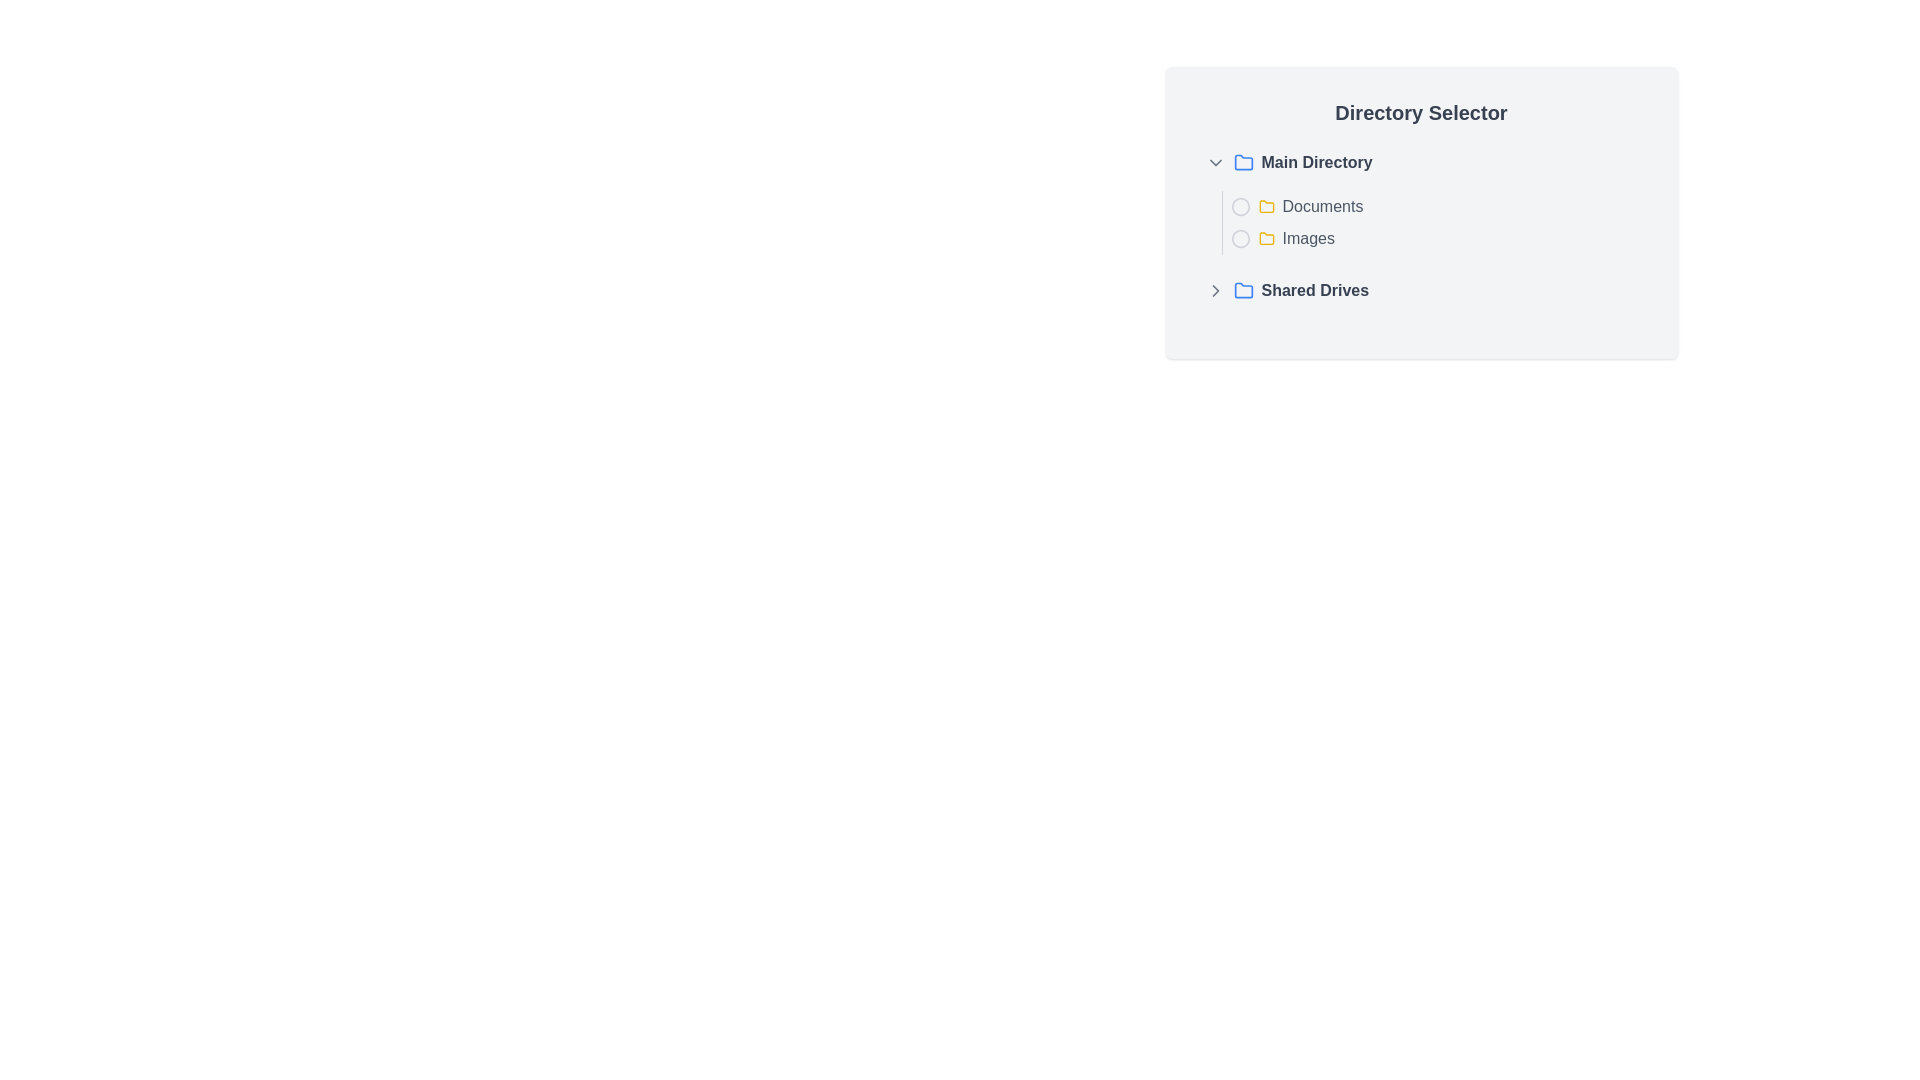  Describe the element at coordinates (1265, 207) in the screenshot. I see `the folder icon with a yellow fill and thin outline located next to the text 'Documents' in the directory selection list` at that location.